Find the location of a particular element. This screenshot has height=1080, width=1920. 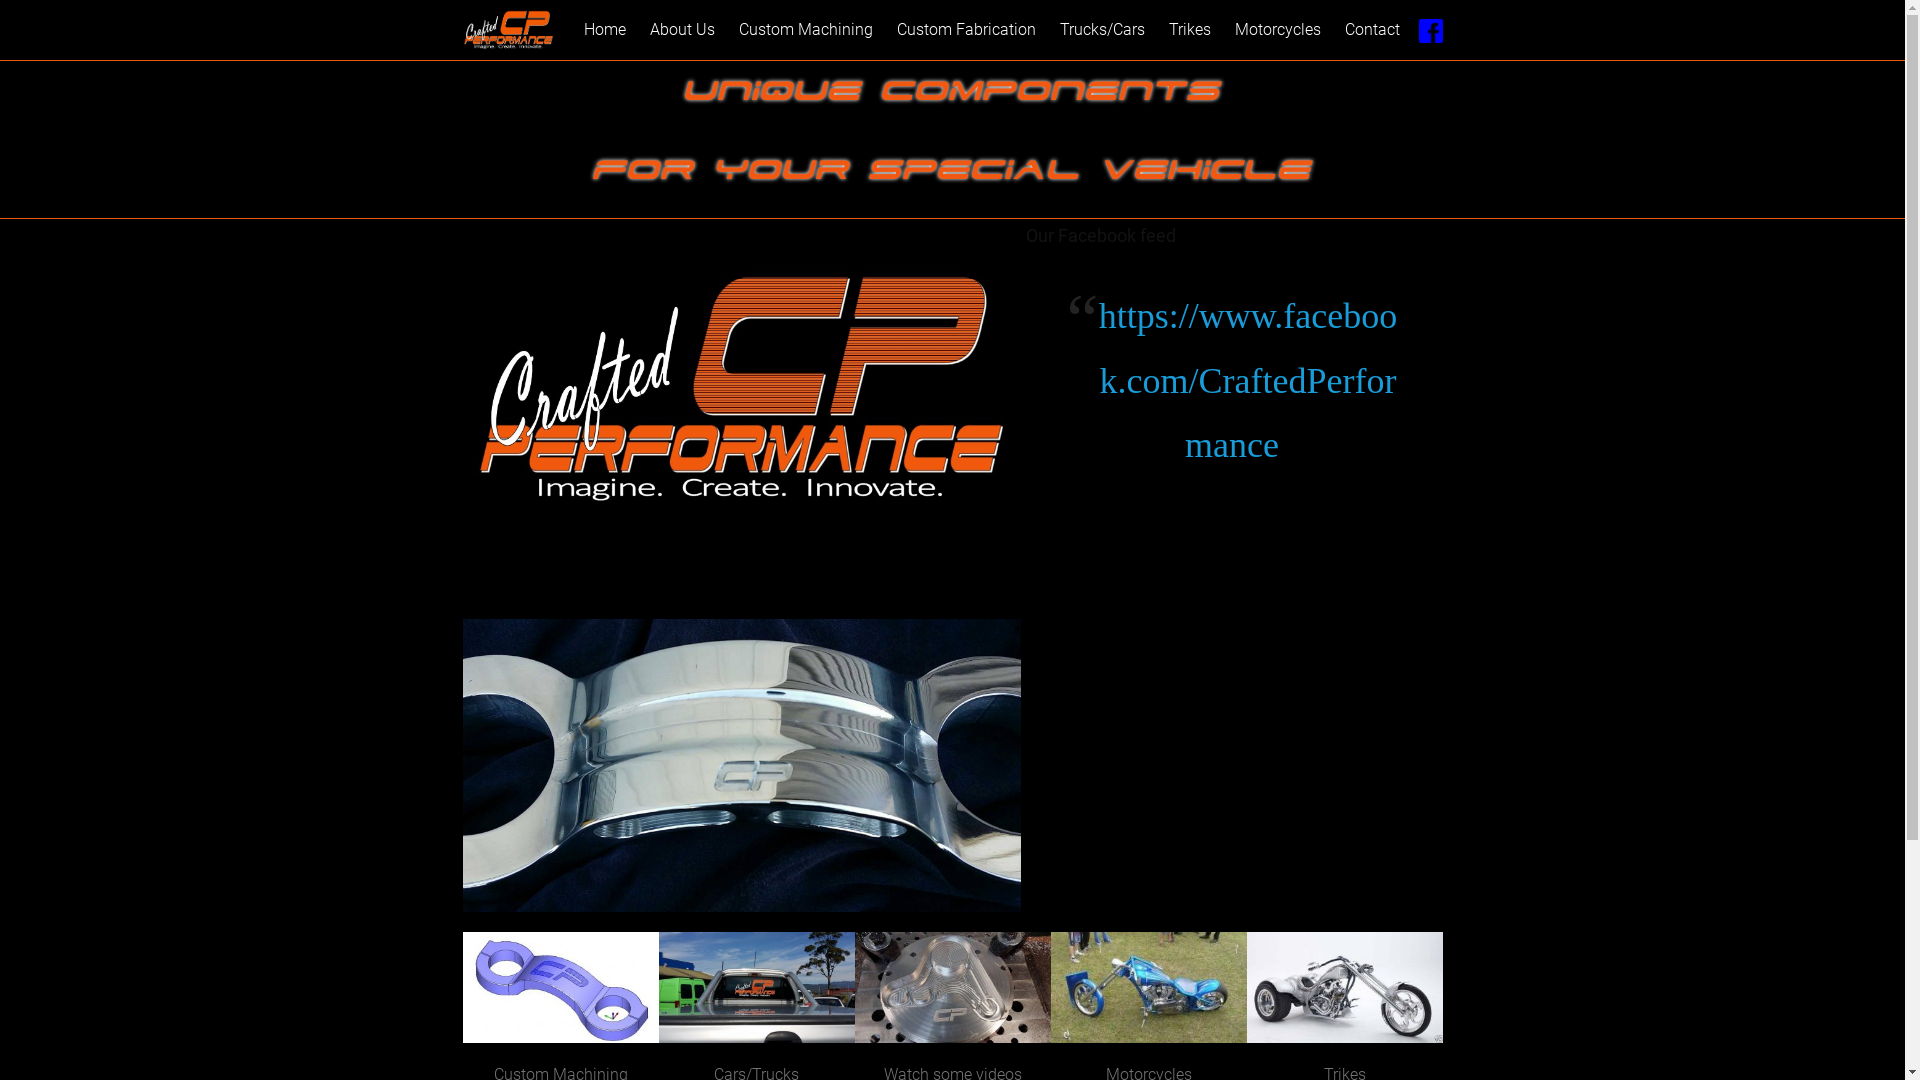

'Home' is located at coordinates (603, 30).